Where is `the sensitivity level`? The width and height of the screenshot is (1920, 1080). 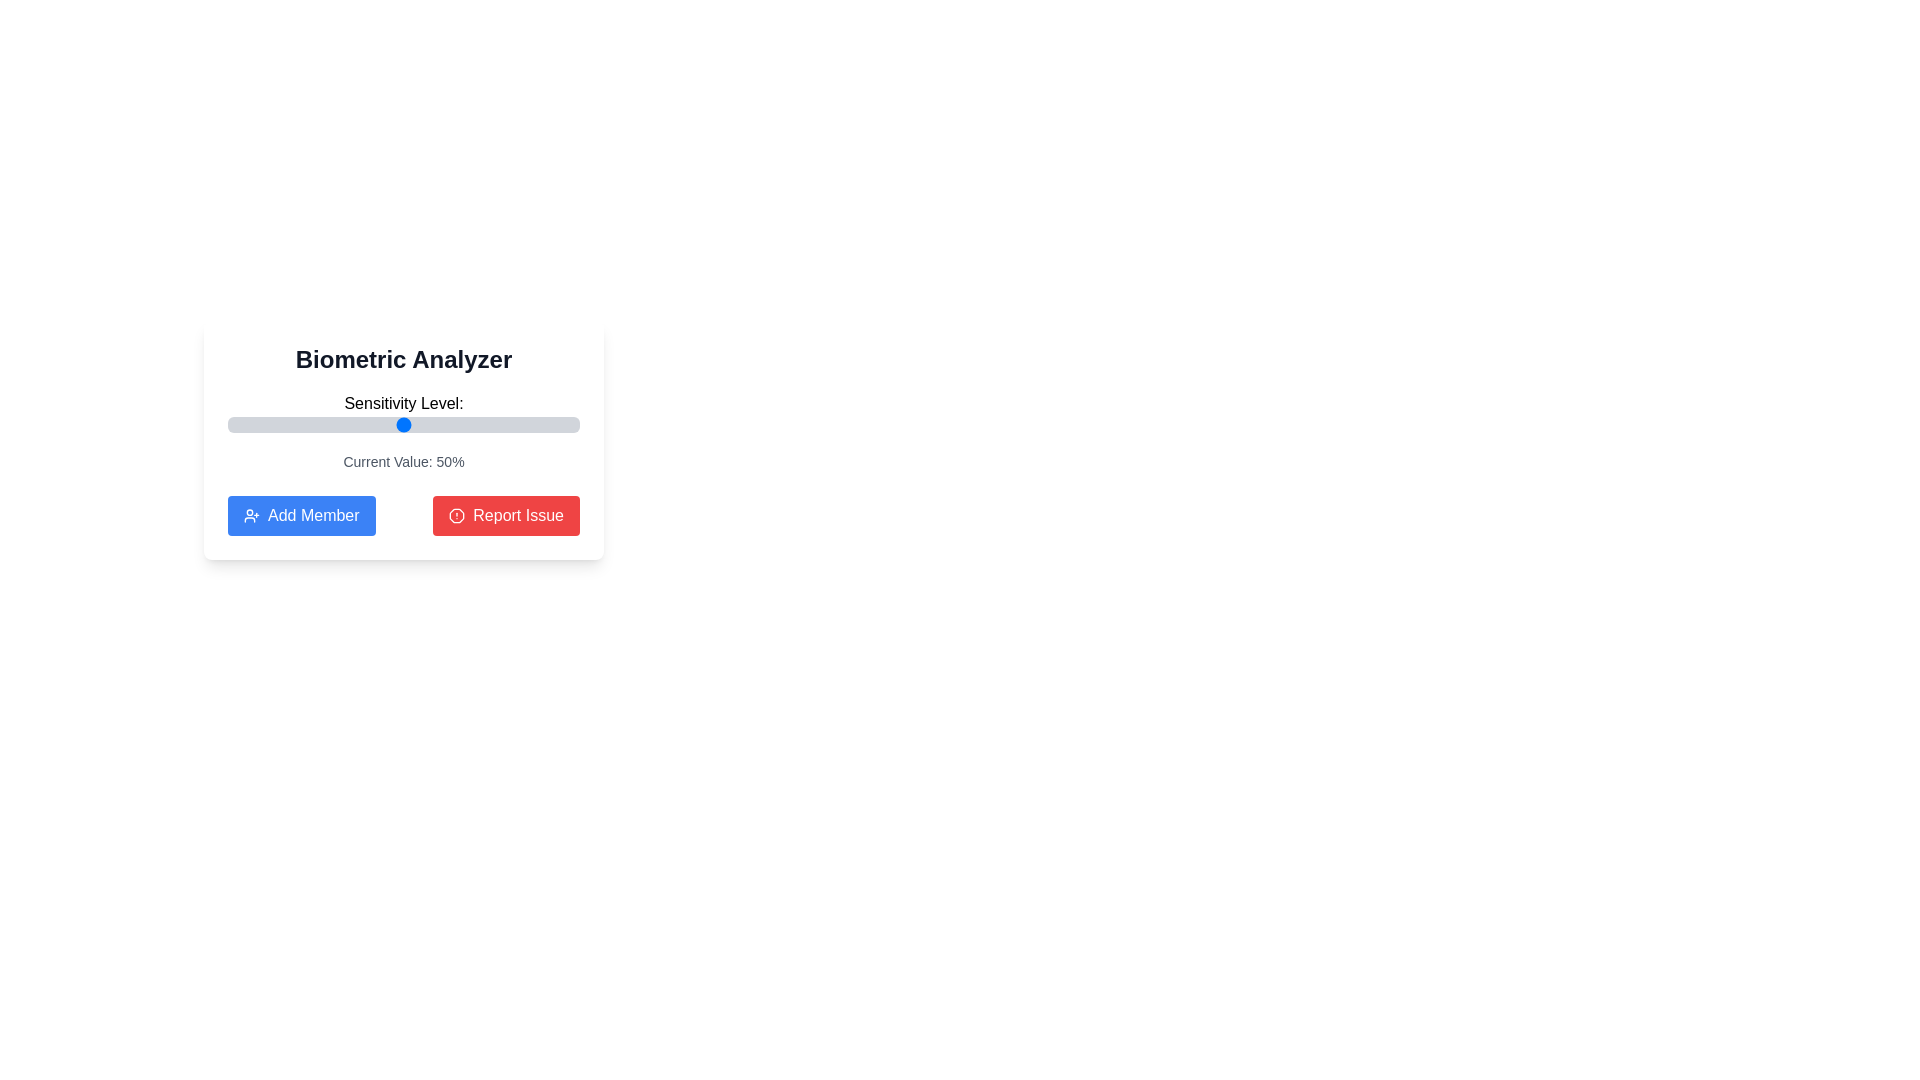 the sensitivity level is located at coordinates (410, 423).